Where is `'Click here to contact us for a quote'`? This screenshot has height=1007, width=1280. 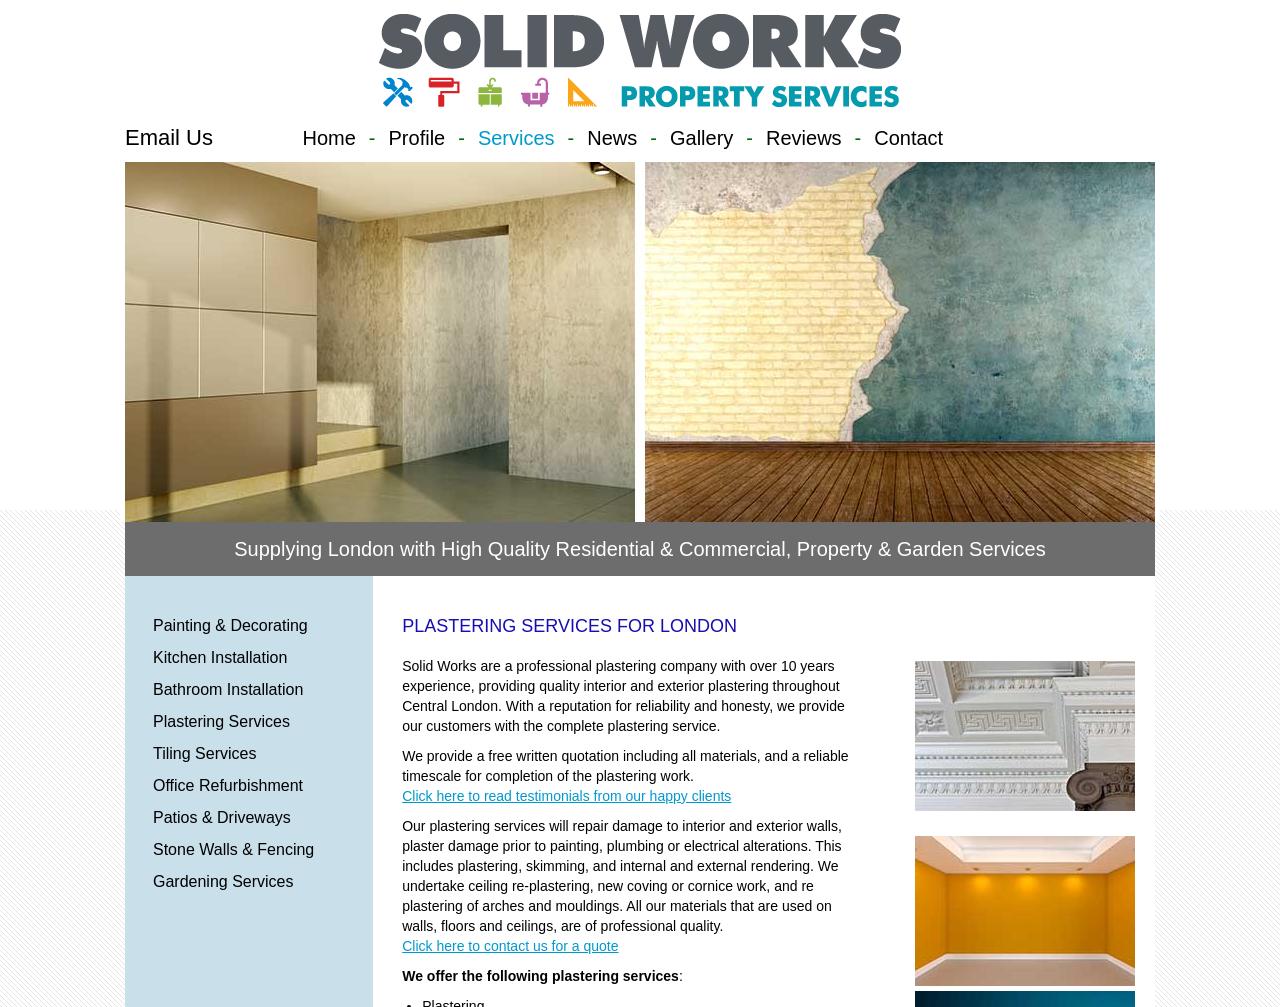
'Click here to contact us for a quote' is located at coordinates (509, 944).